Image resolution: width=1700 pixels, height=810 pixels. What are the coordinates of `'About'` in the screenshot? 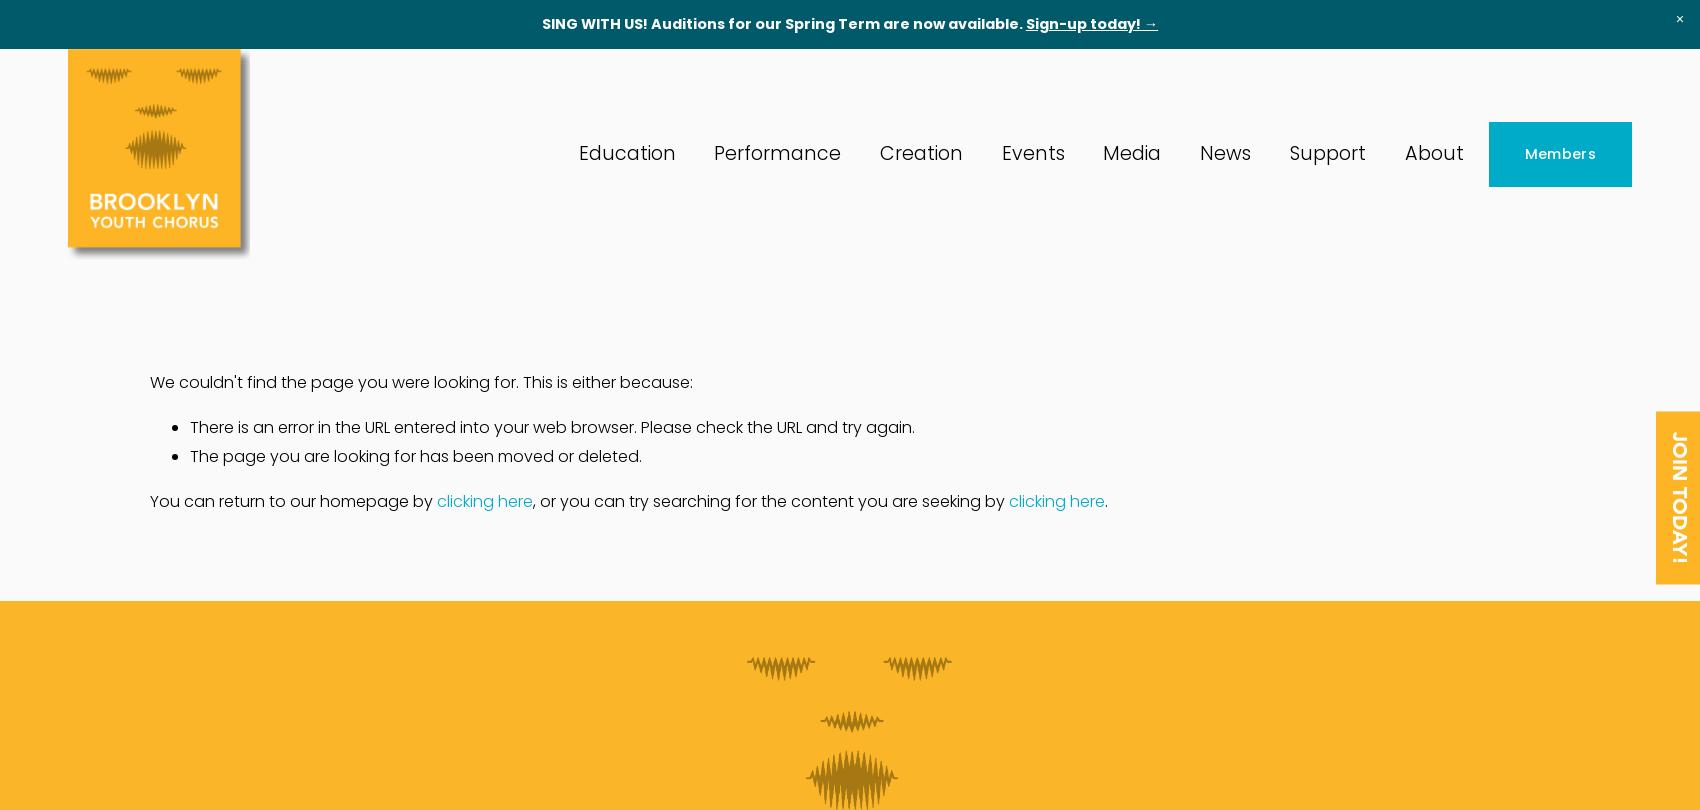 It's located at (1432, 153).